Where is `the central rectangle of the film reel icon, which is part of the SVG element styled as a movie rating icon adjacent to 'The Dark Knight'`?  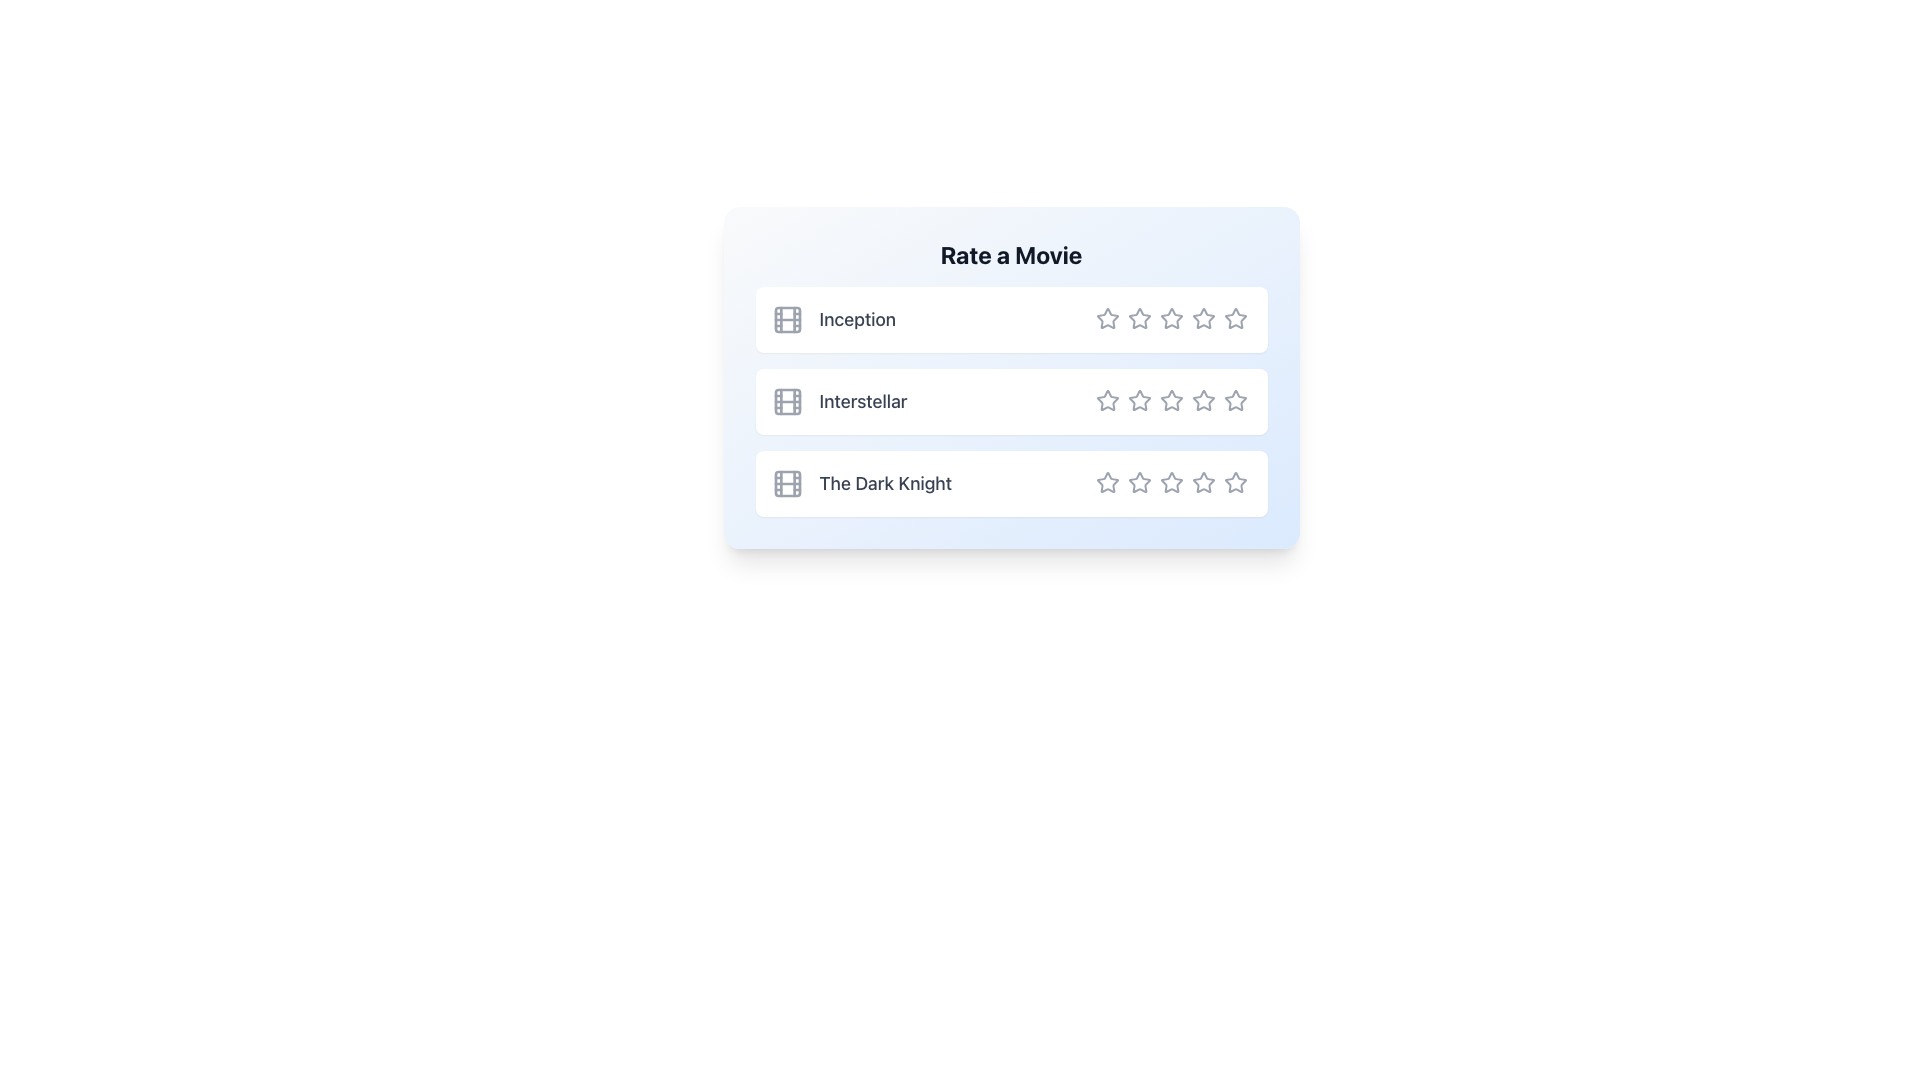
the central rectangle of the film reel icon, which is part of the SVG element styled as a movie rating icon adjacent to 'The Dark Knight' is located at coordinates (786, 483).